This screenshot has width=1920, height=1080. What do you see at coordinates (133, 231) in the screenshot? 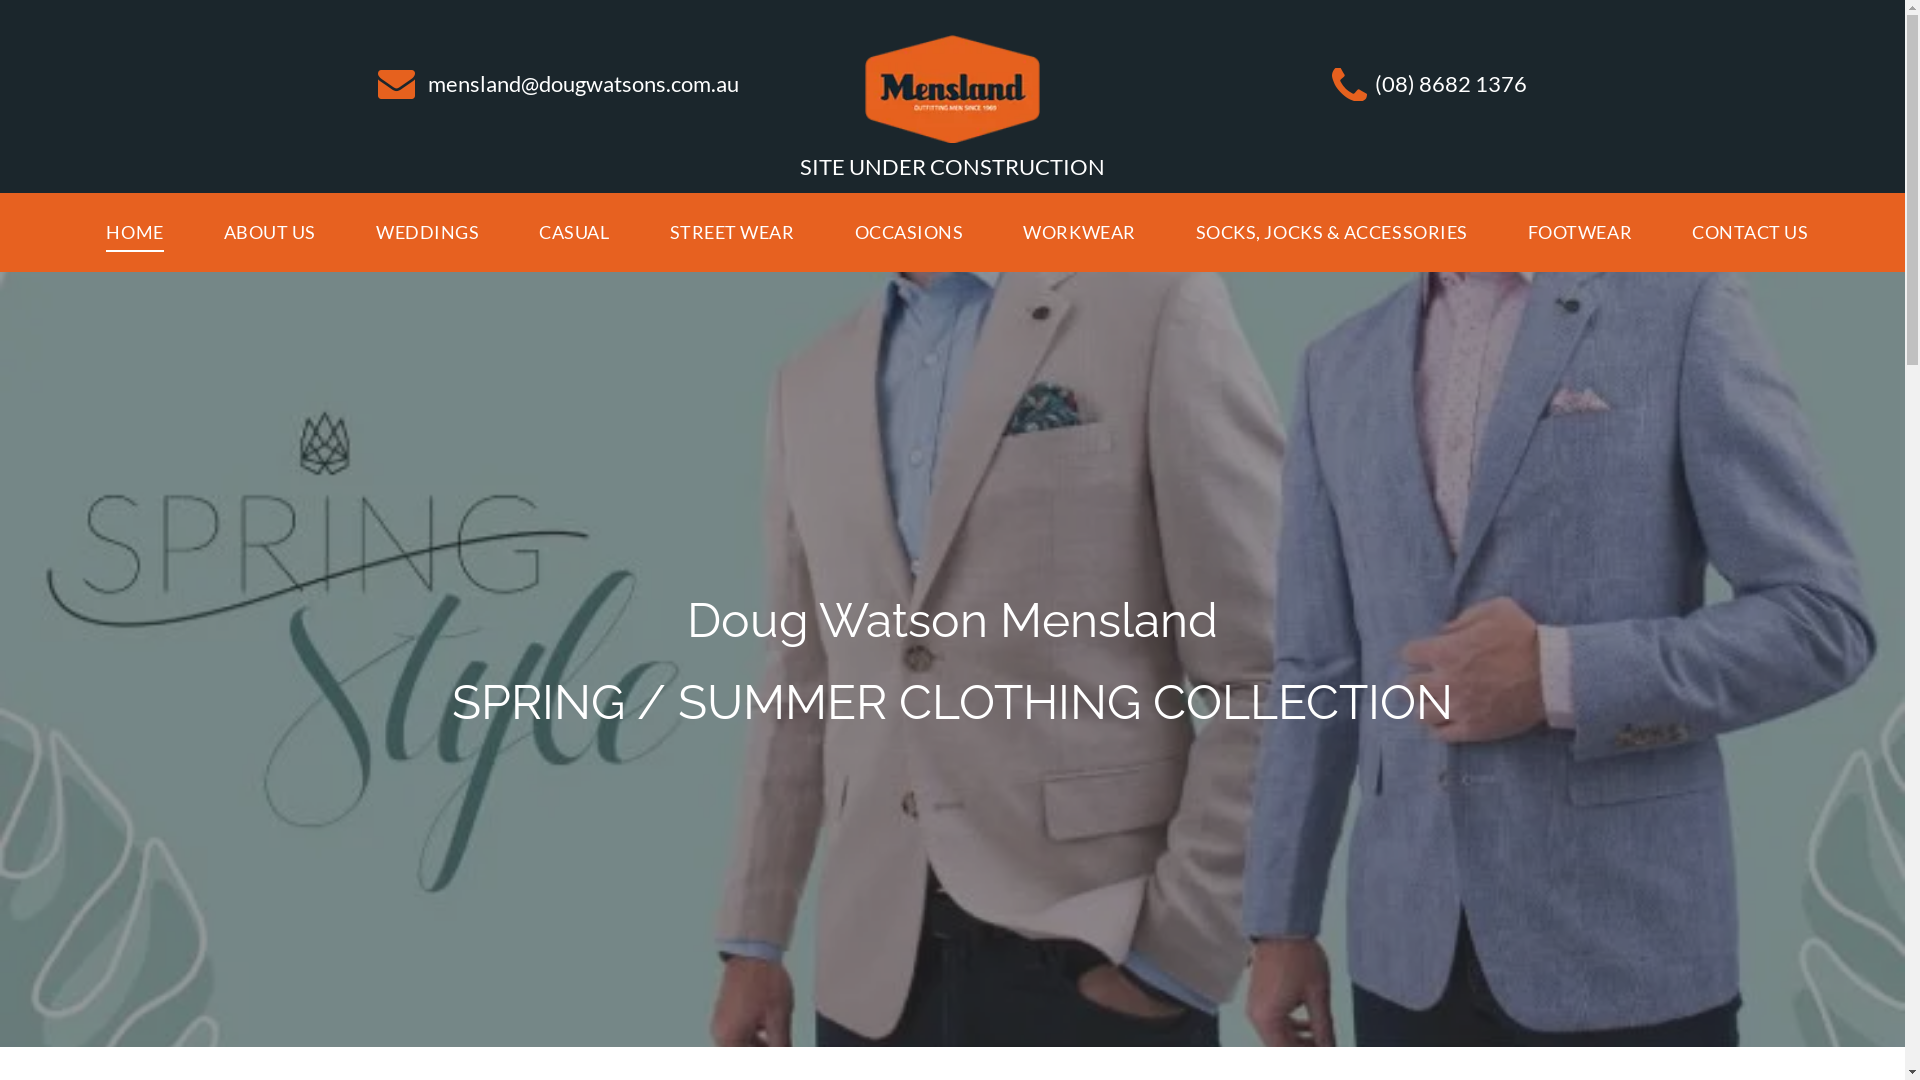
I see `'HOME'` at bounding box center [133, 231].